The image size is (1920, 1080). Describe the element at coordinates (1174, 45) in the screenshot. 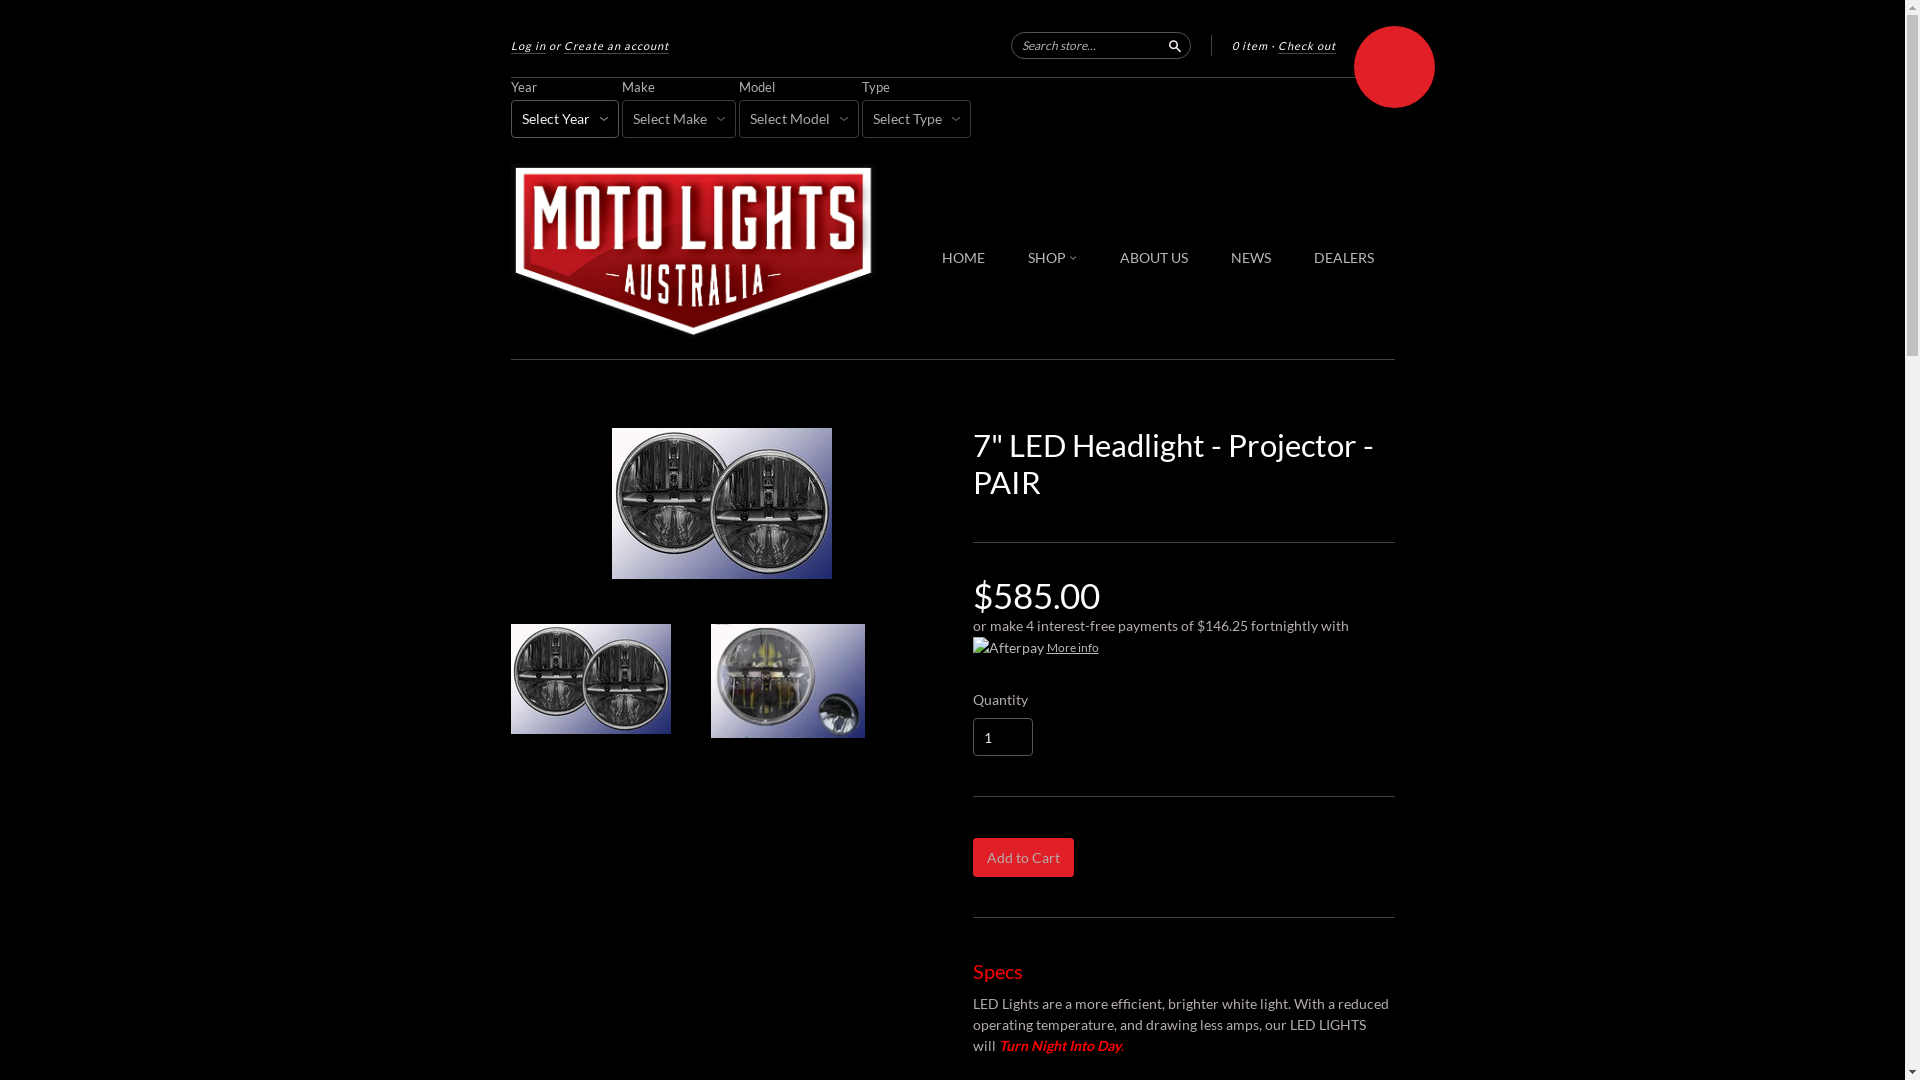

I see `'Search'` at that location.